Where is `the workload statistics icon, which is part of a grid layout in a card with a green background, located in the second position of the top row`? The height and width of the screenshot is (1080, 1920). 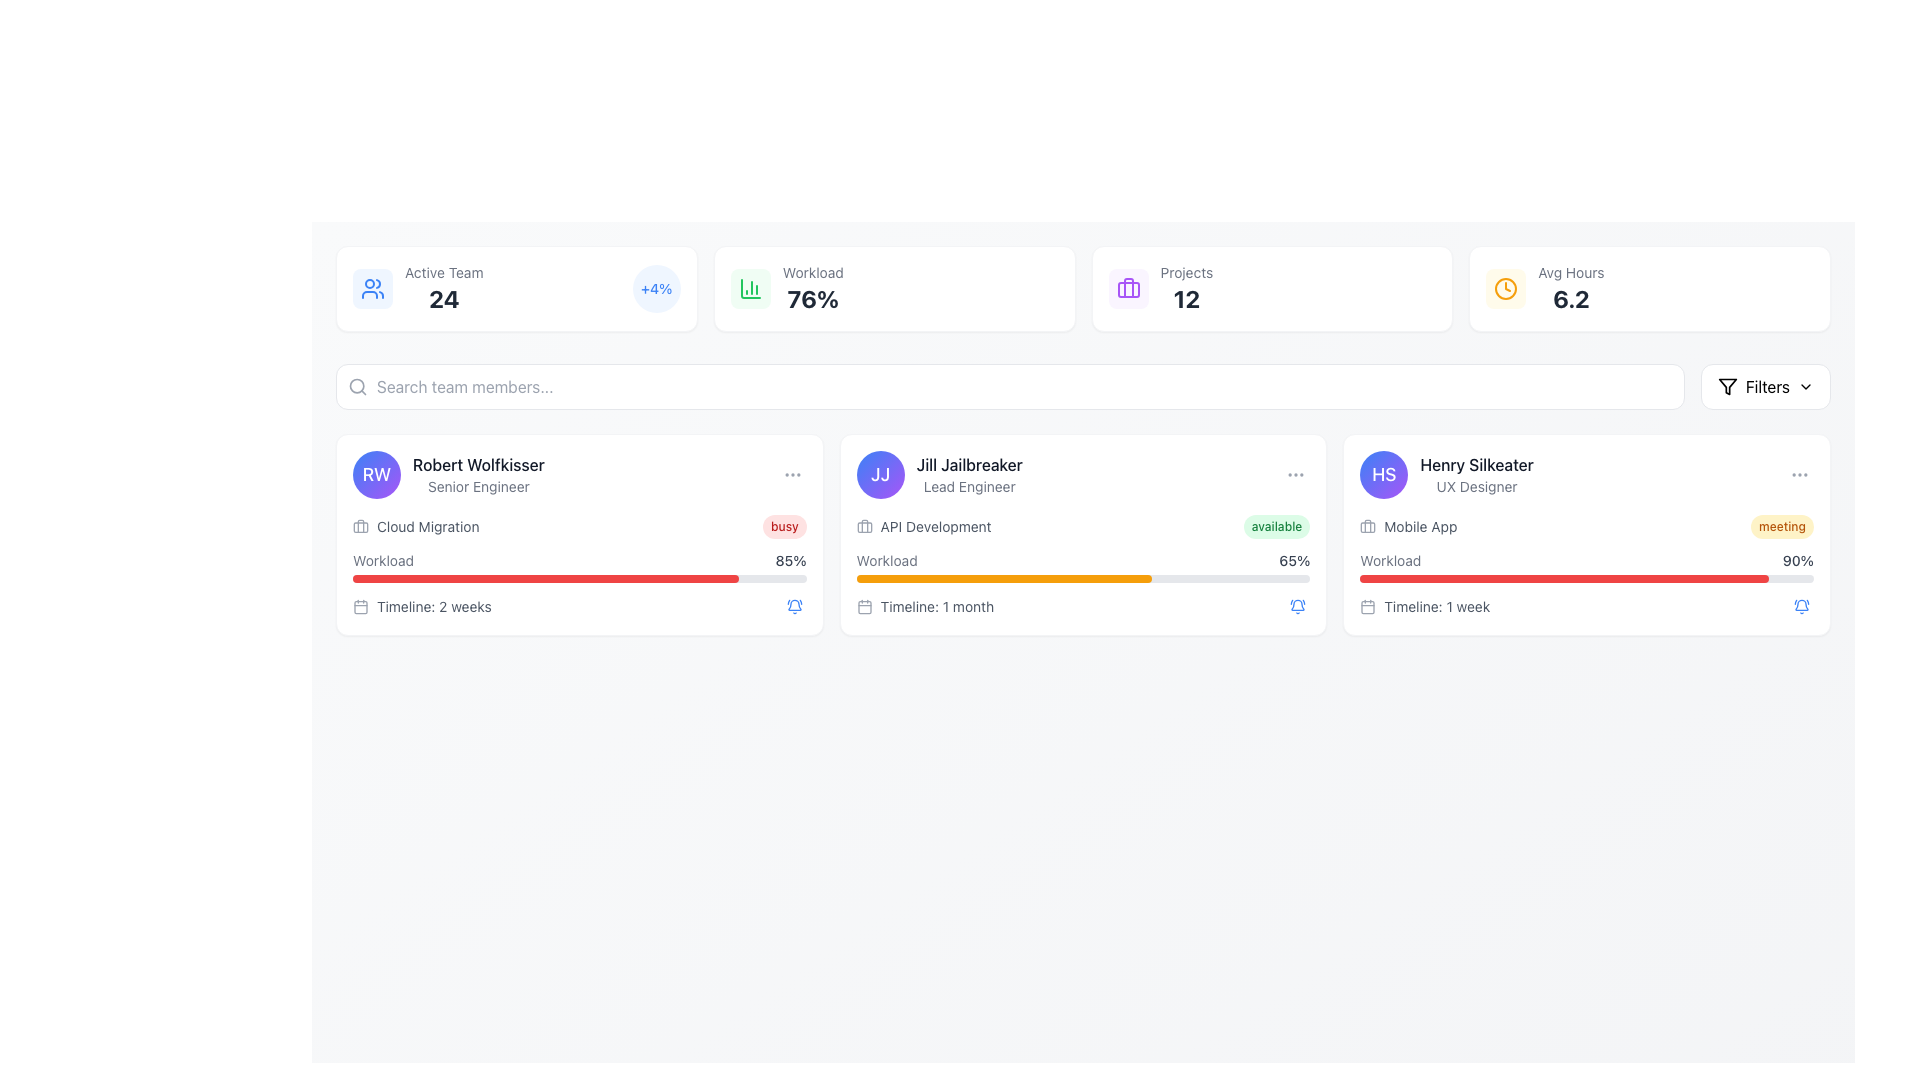
the workload statistics icon, which is part of a grid layout in a card with a green background, located in the second position of the top row is located at coordinates (749, 289).